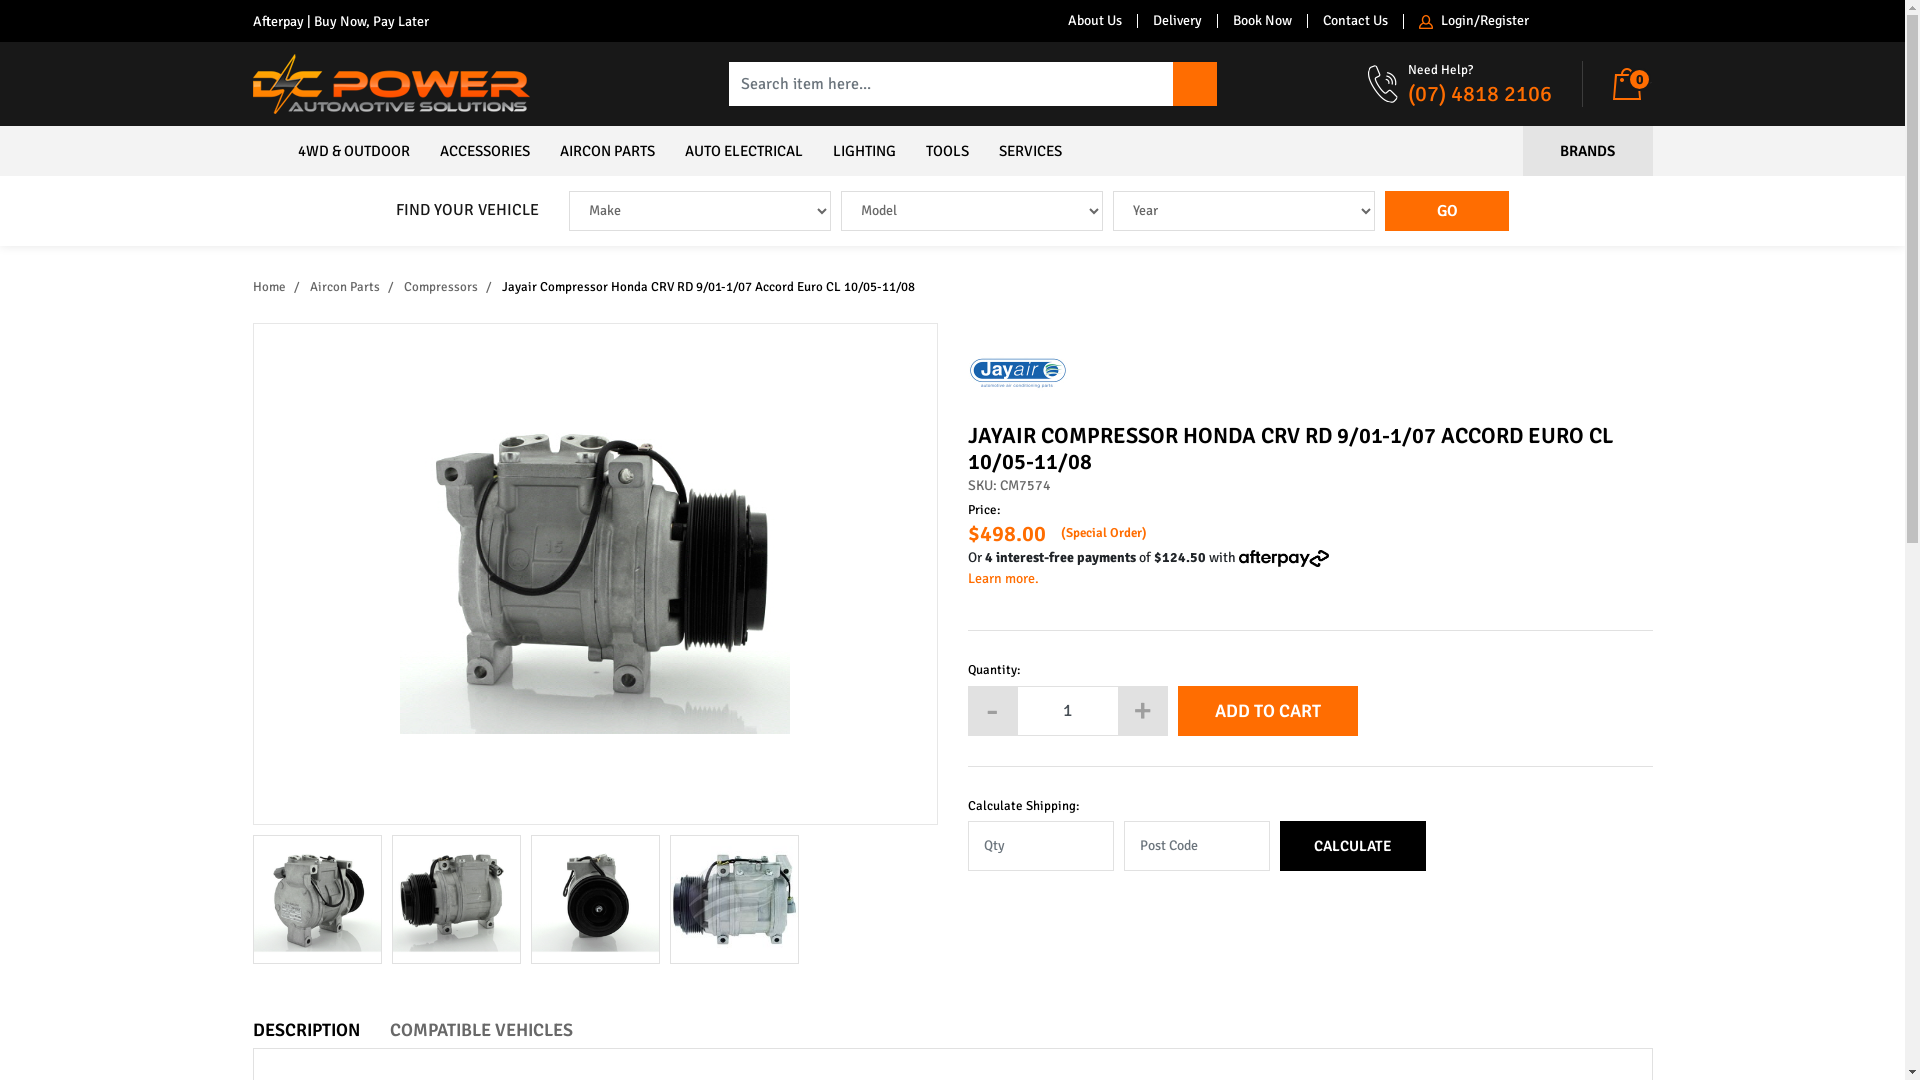 The width and height of the screenshot is (1920, 1080). Describe the element at coordinates (1176, 20) in the screenshot. I see `'Delivery'` at that location.